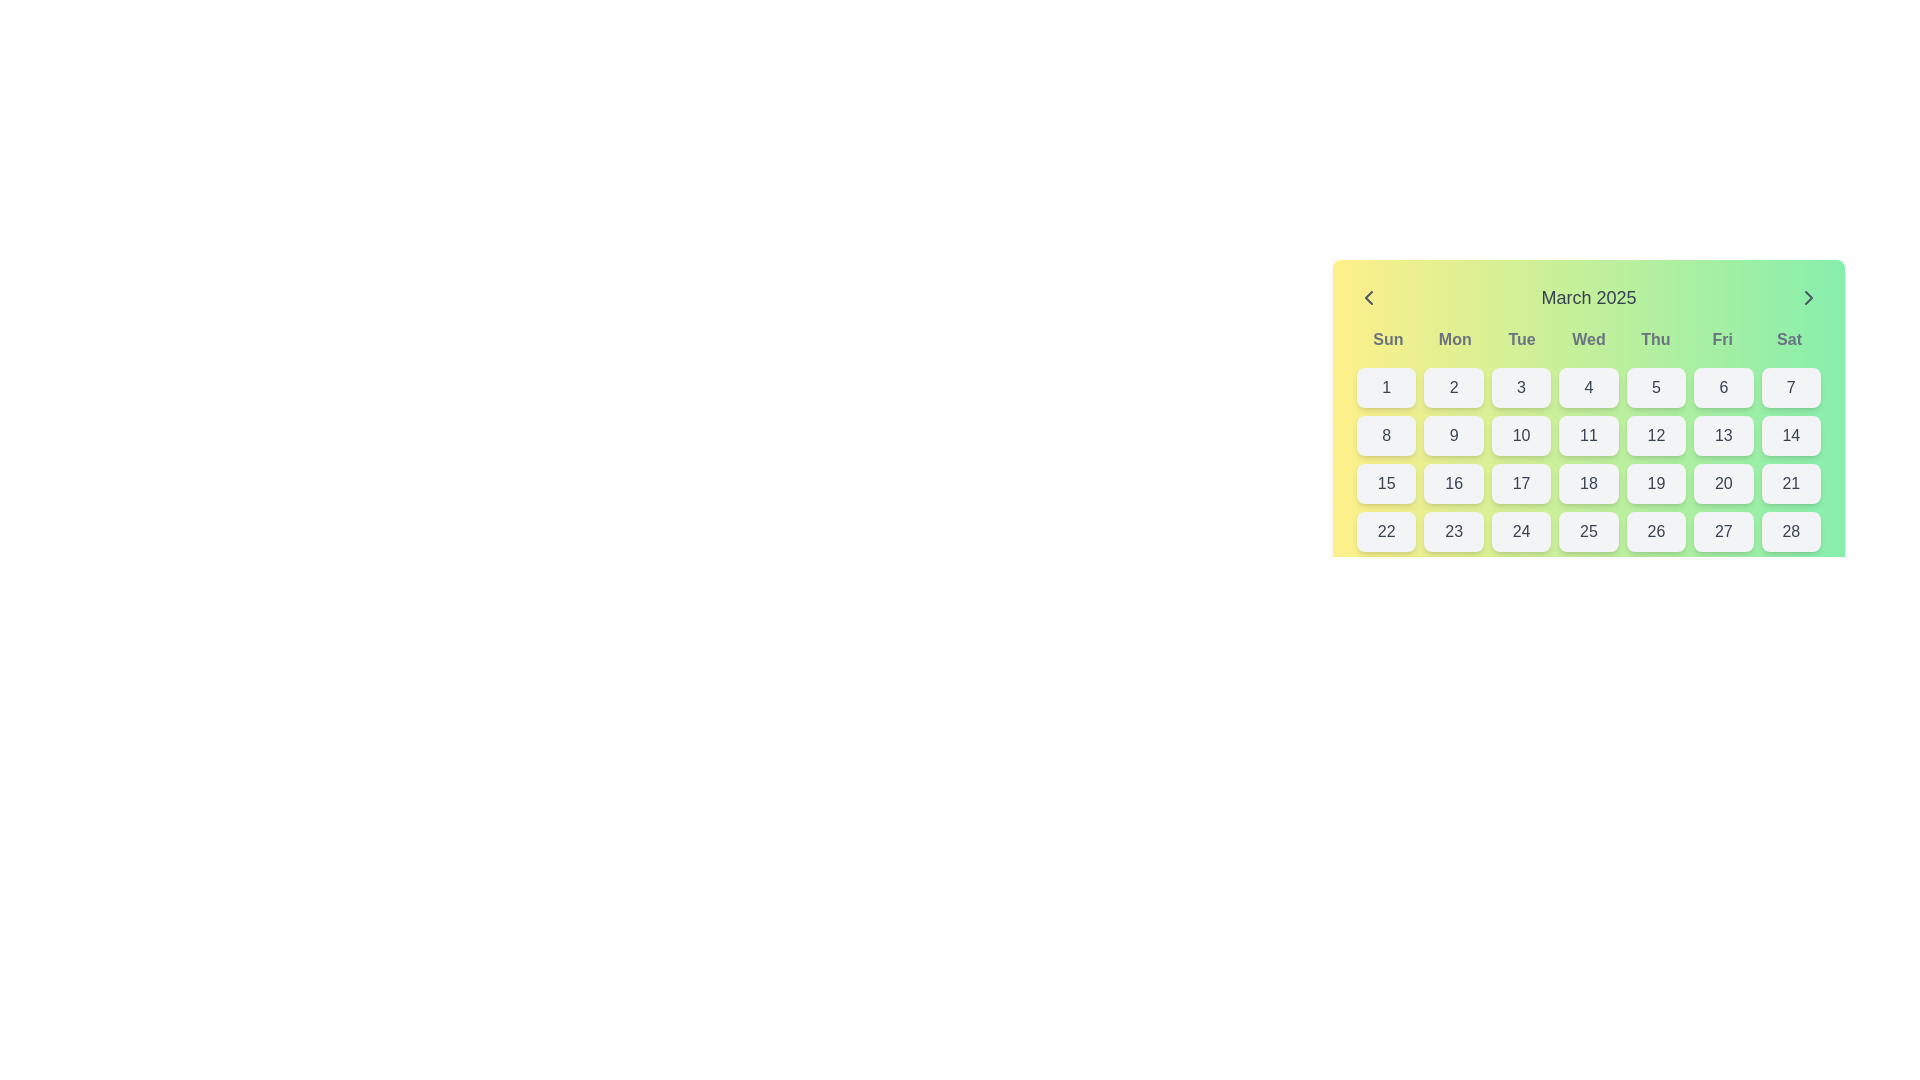  I want to click on the button displaying the numeral '17' in bold, dark grey font, located in the third row and third column of the calendar view, so click(1520, 483).